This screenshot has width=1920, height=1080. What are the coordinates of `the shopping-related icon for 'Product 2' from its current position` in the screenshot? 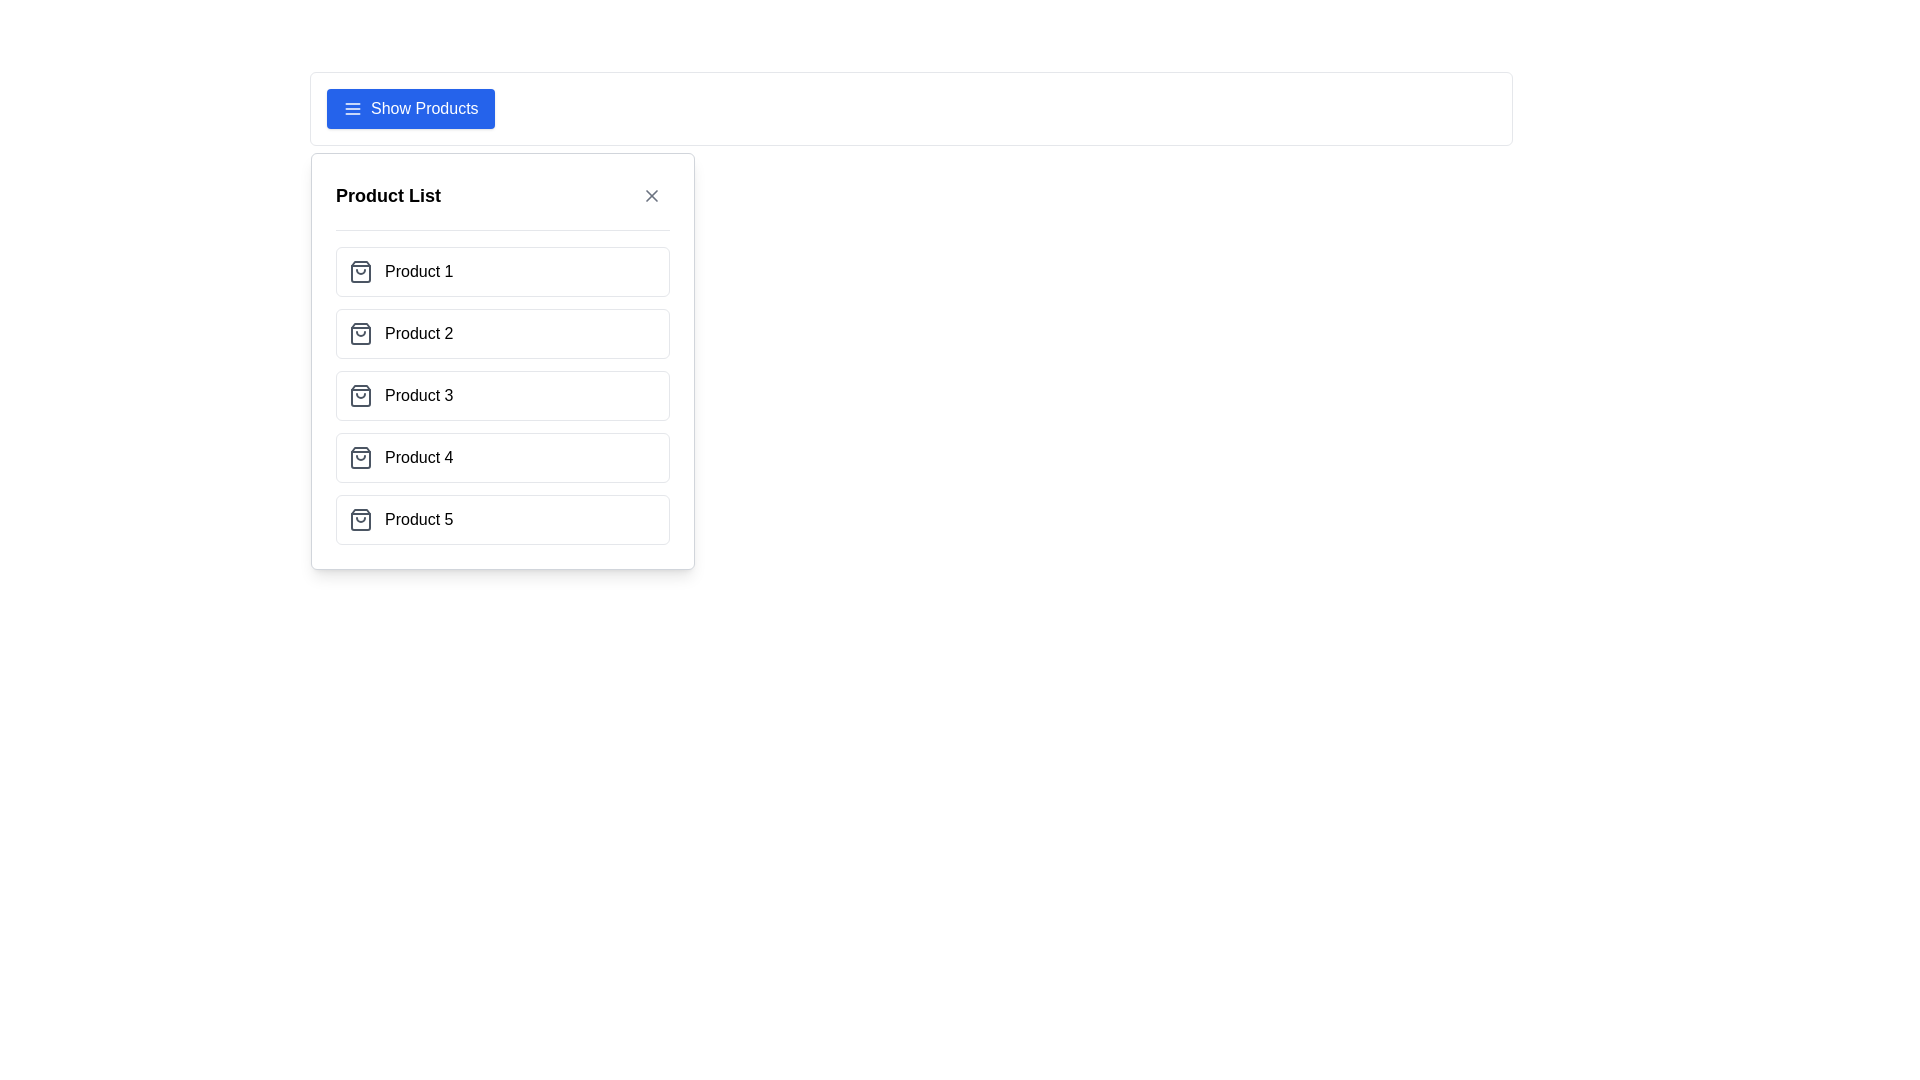 It's located at (360, 333).